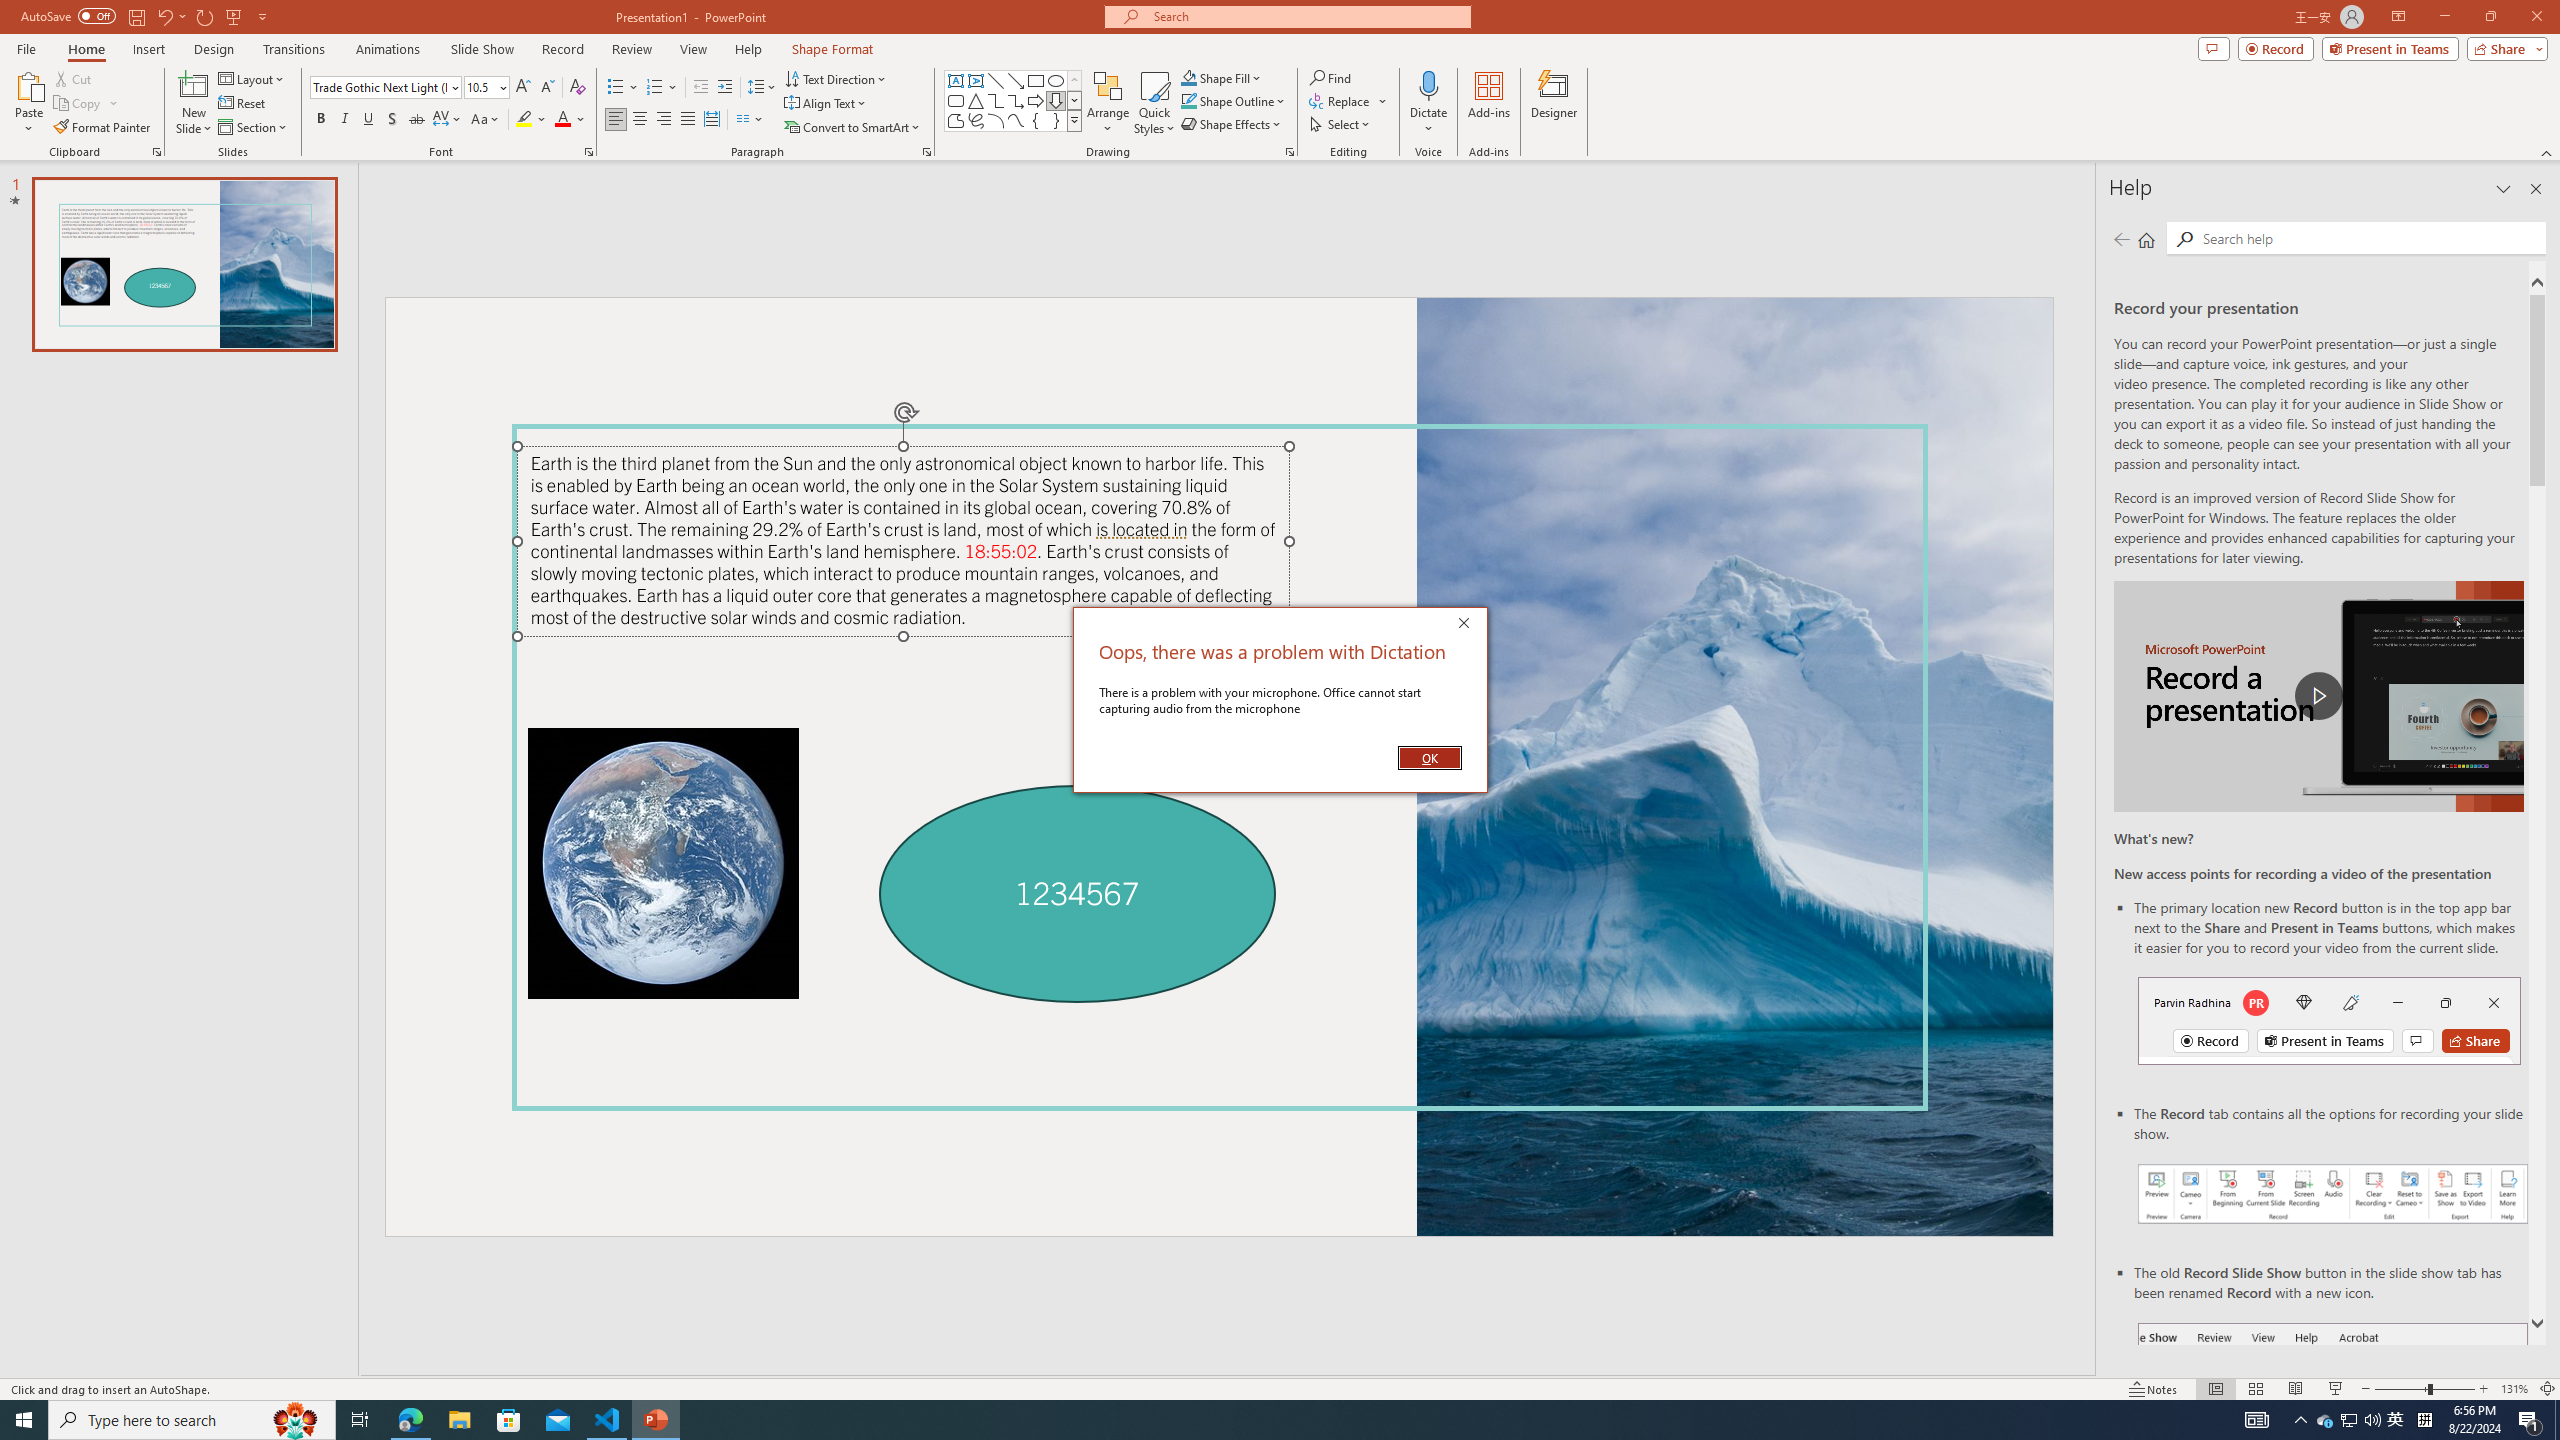  Describe the element at coordinates (253, 127) in the screenshot. I see `'Section'` at that location.